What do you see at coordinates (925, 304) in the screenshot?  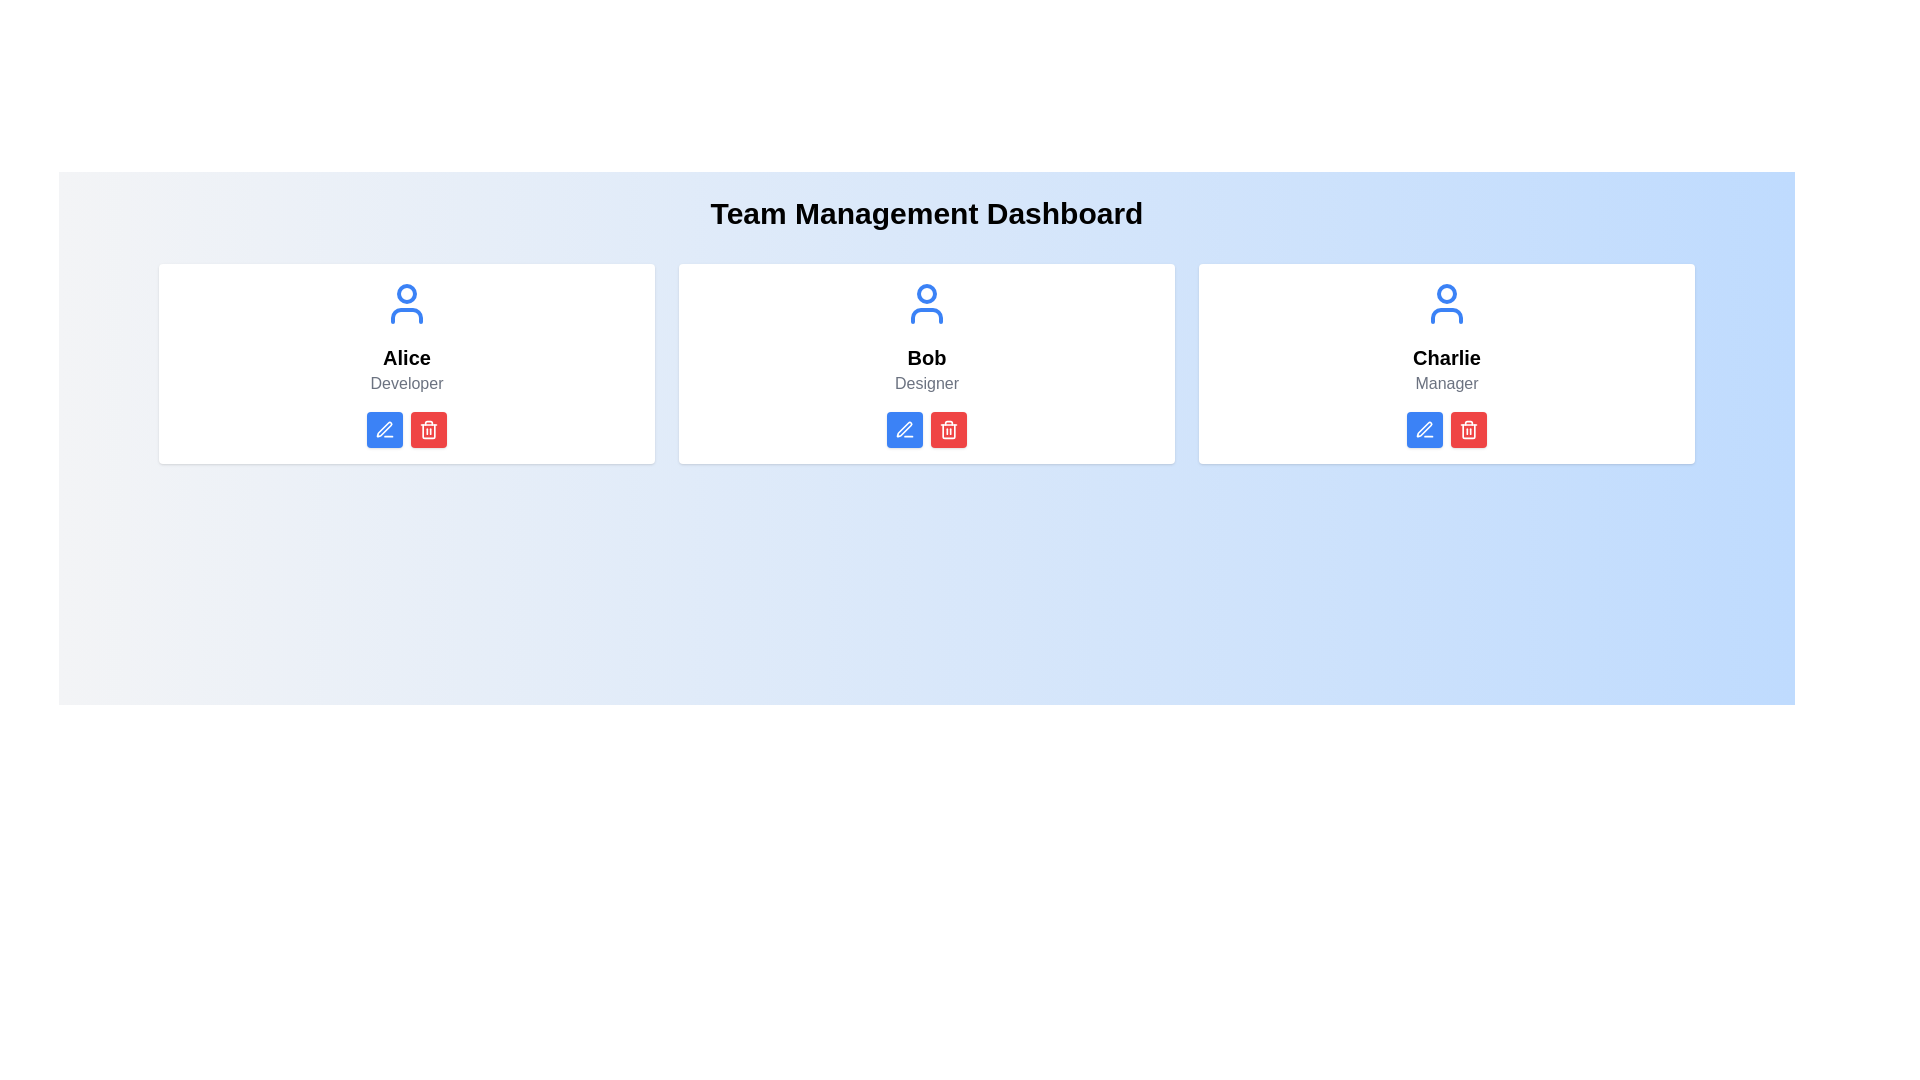 I see `the SVG user icon representing a user, which is styled in blue and located at the center of the top of a white background card displaying the name 'Bob' and the role 'Designer' below it` at bounding box center [925, 304].